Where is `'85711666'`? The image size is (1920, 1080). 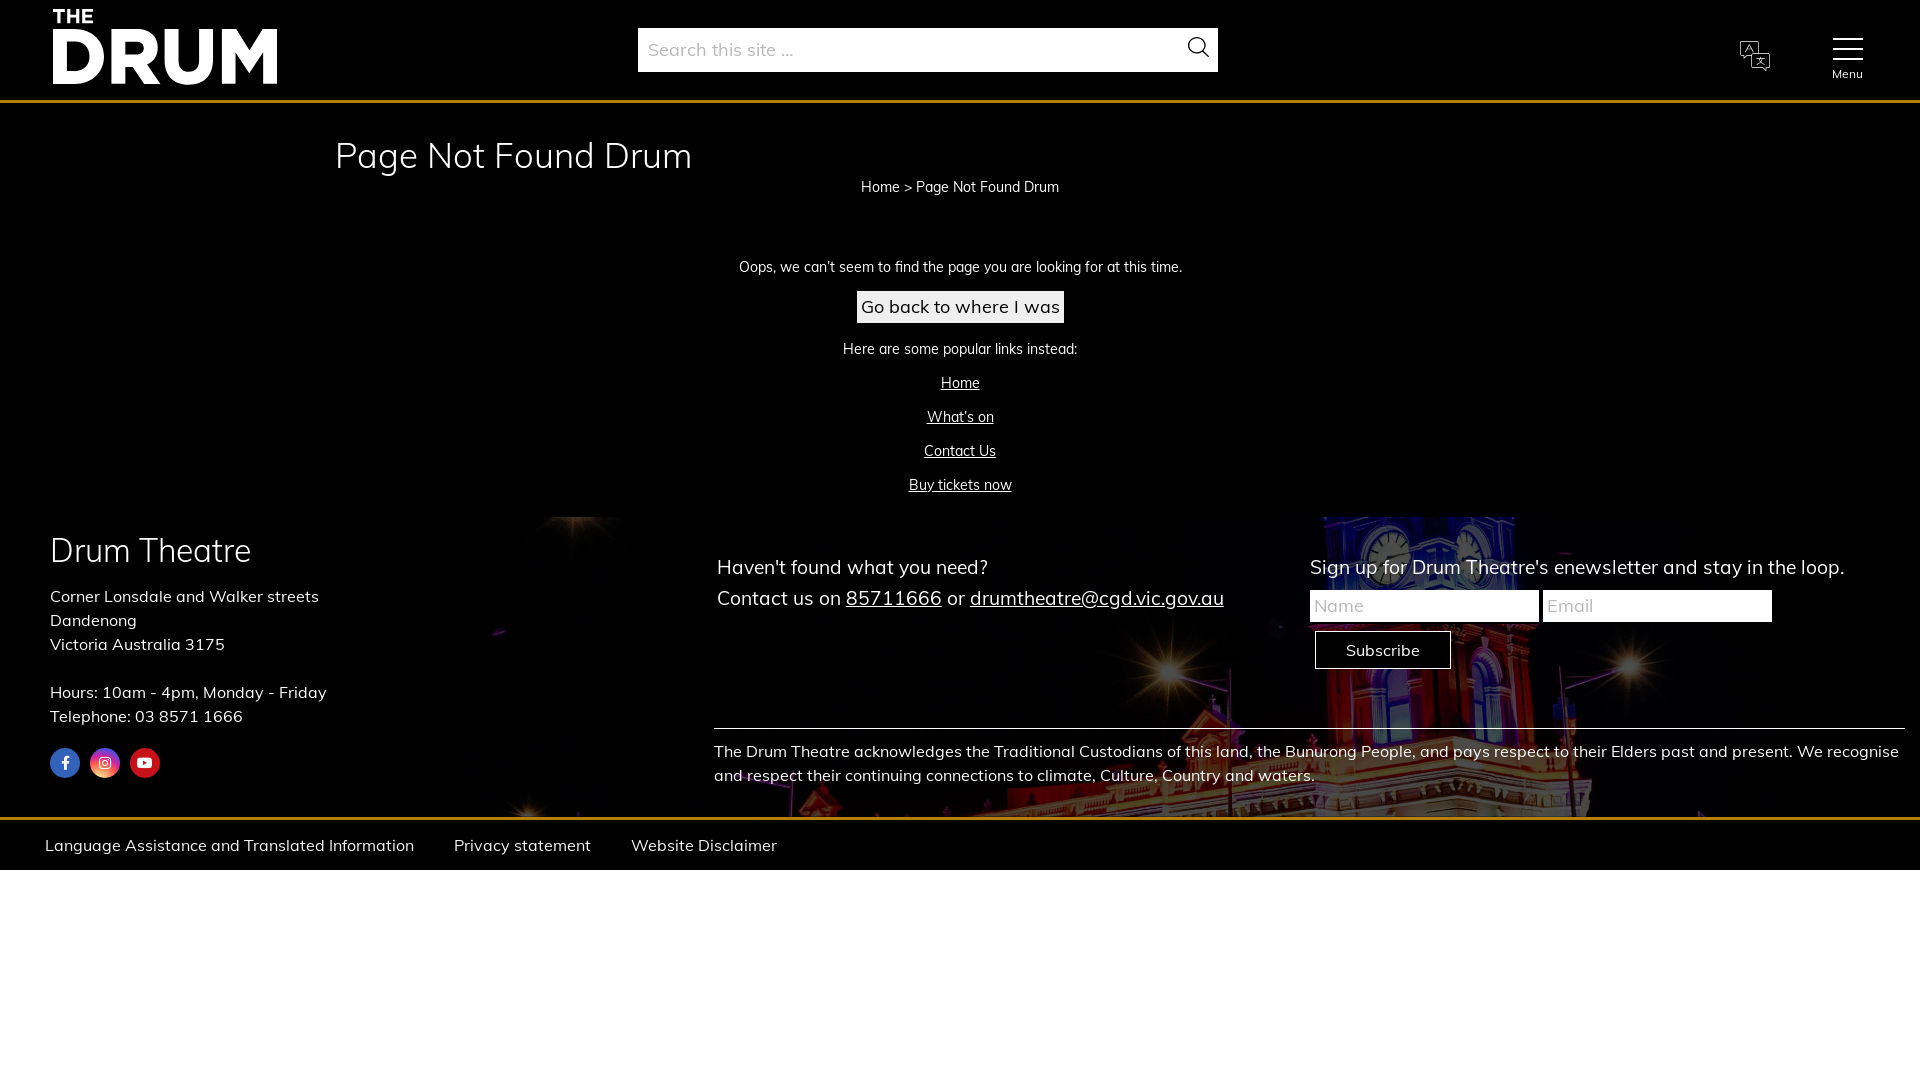 '85711666' is located at coordinates (892, 596).